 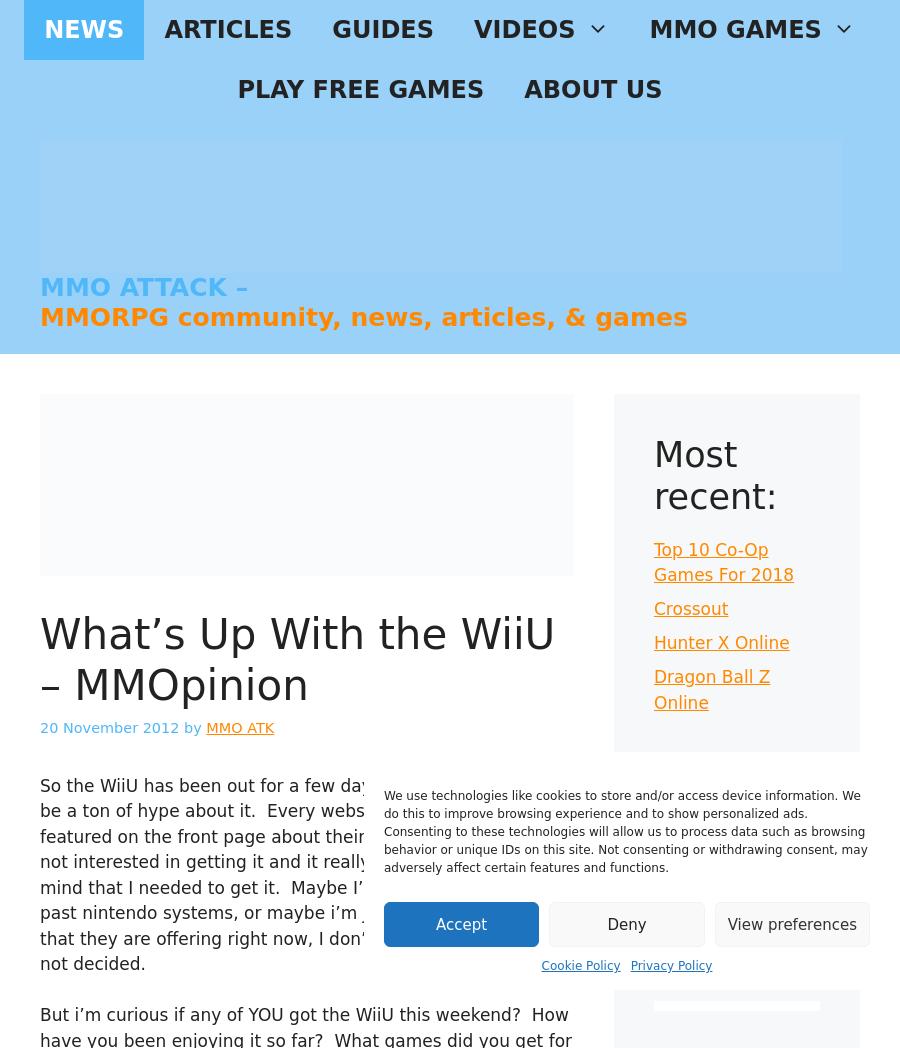 I want to click on 'Hunter X Online', so click(x=654, y=641).